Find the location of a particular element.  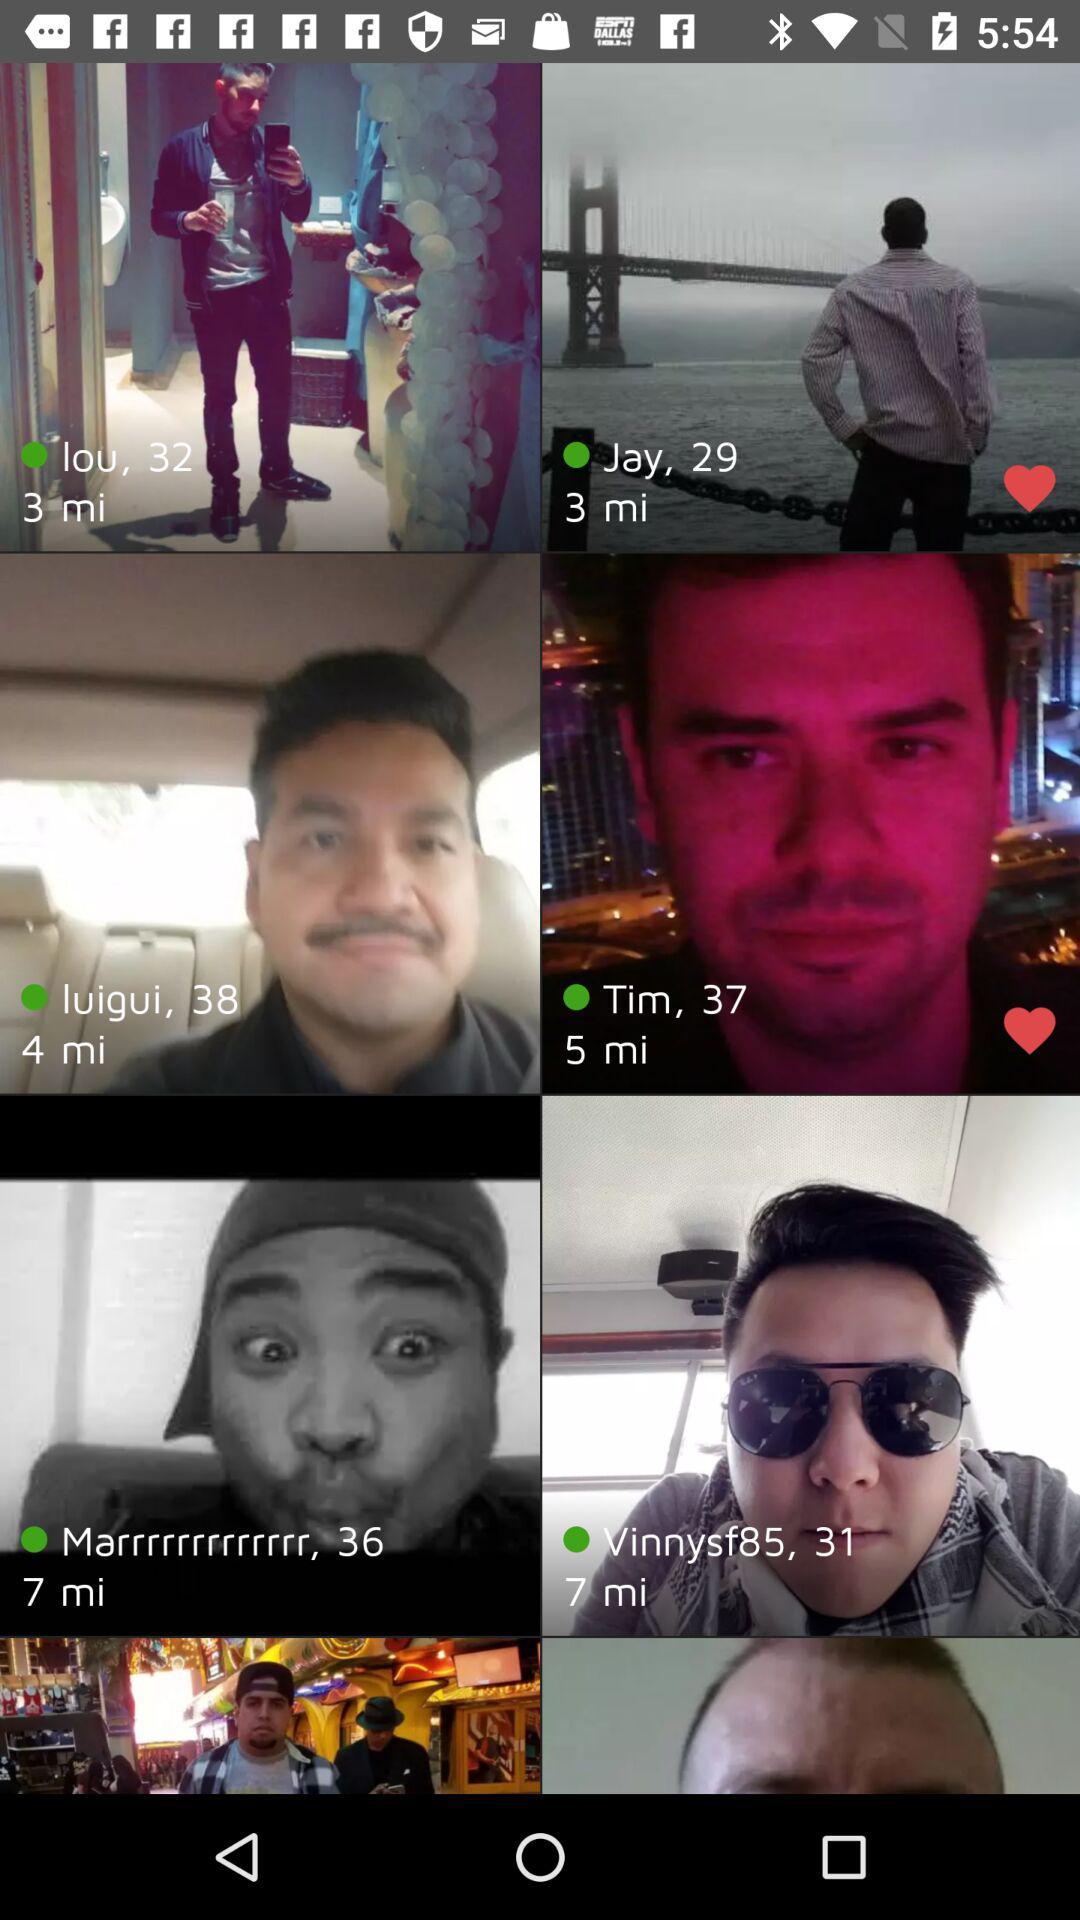

the profile image of tim 37 is located at coordinates (810, 824).